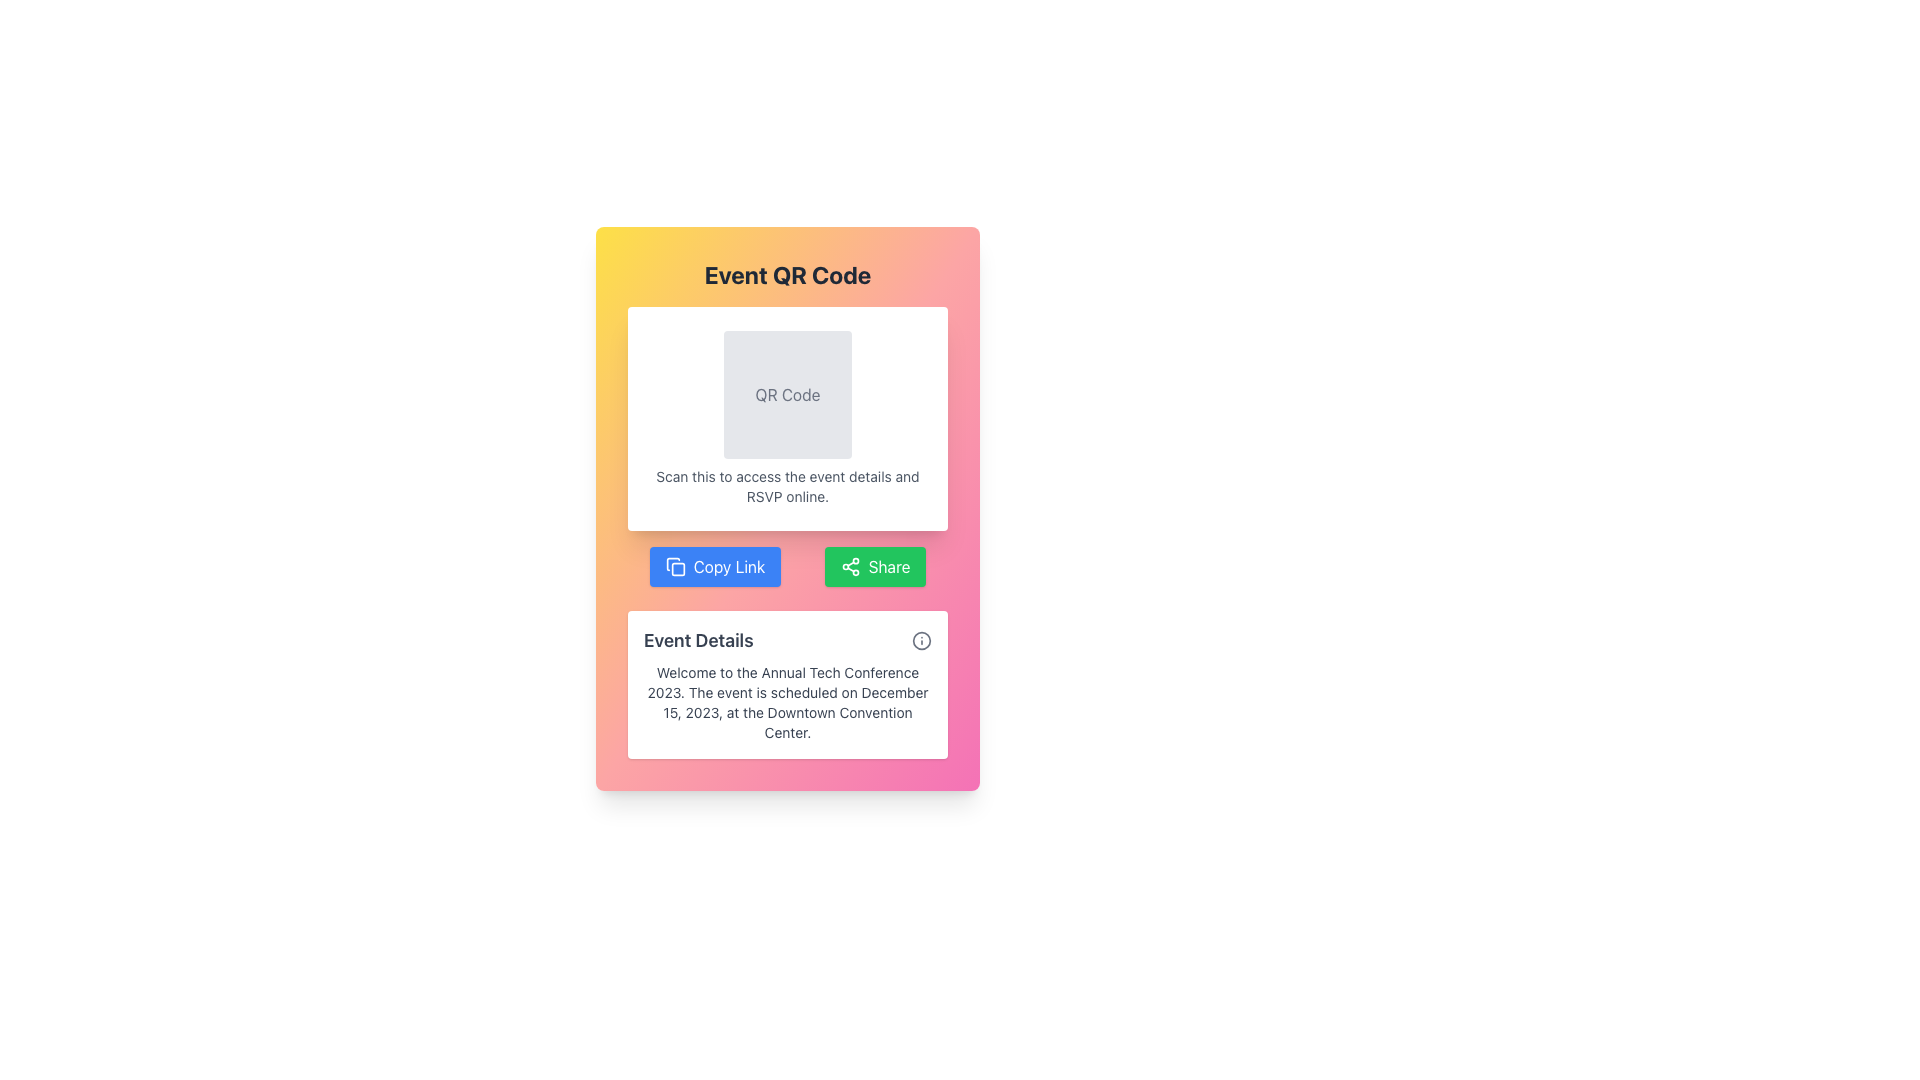 The width and height of the screenshot is (1920, 1080). Describe the element at coordinates (920, 640) in the screenshot. I see `the central circular shape of the info icon located` at that location.